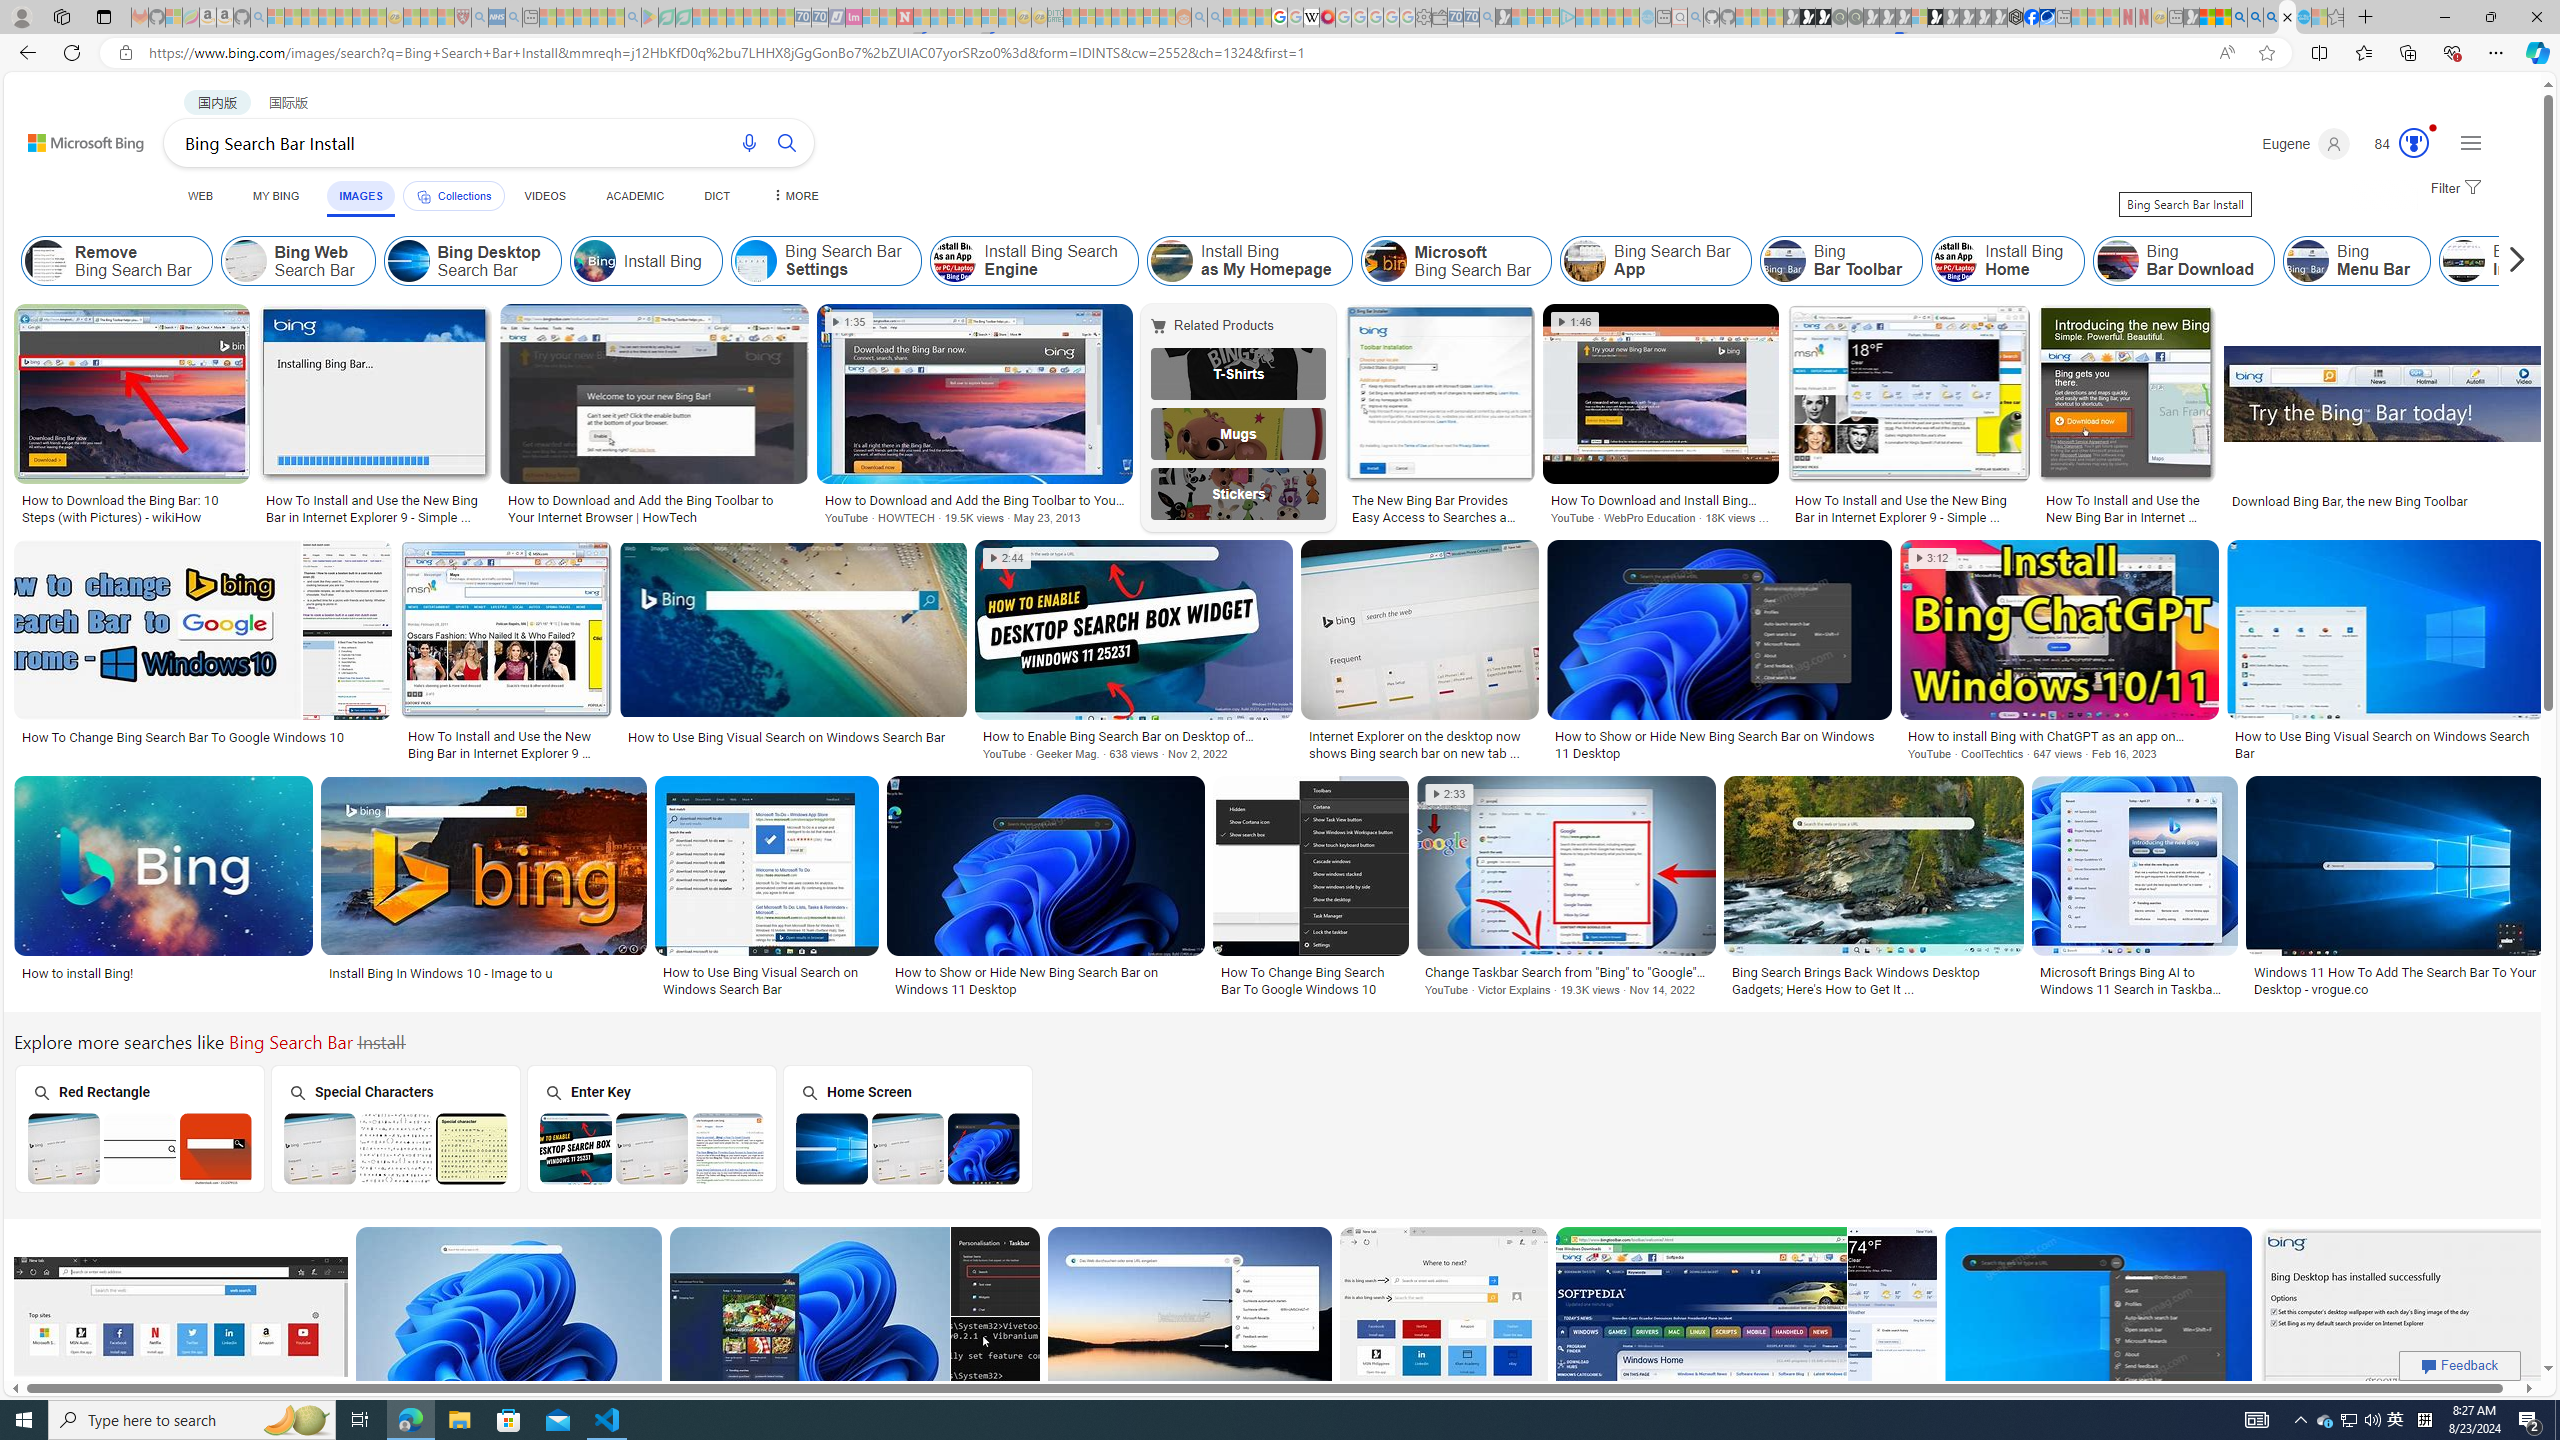  What do you see at coordinates (45, 260) in the screenshot?
I see `'Remove Bing Search Bar'` at bounding box center [45, 260].